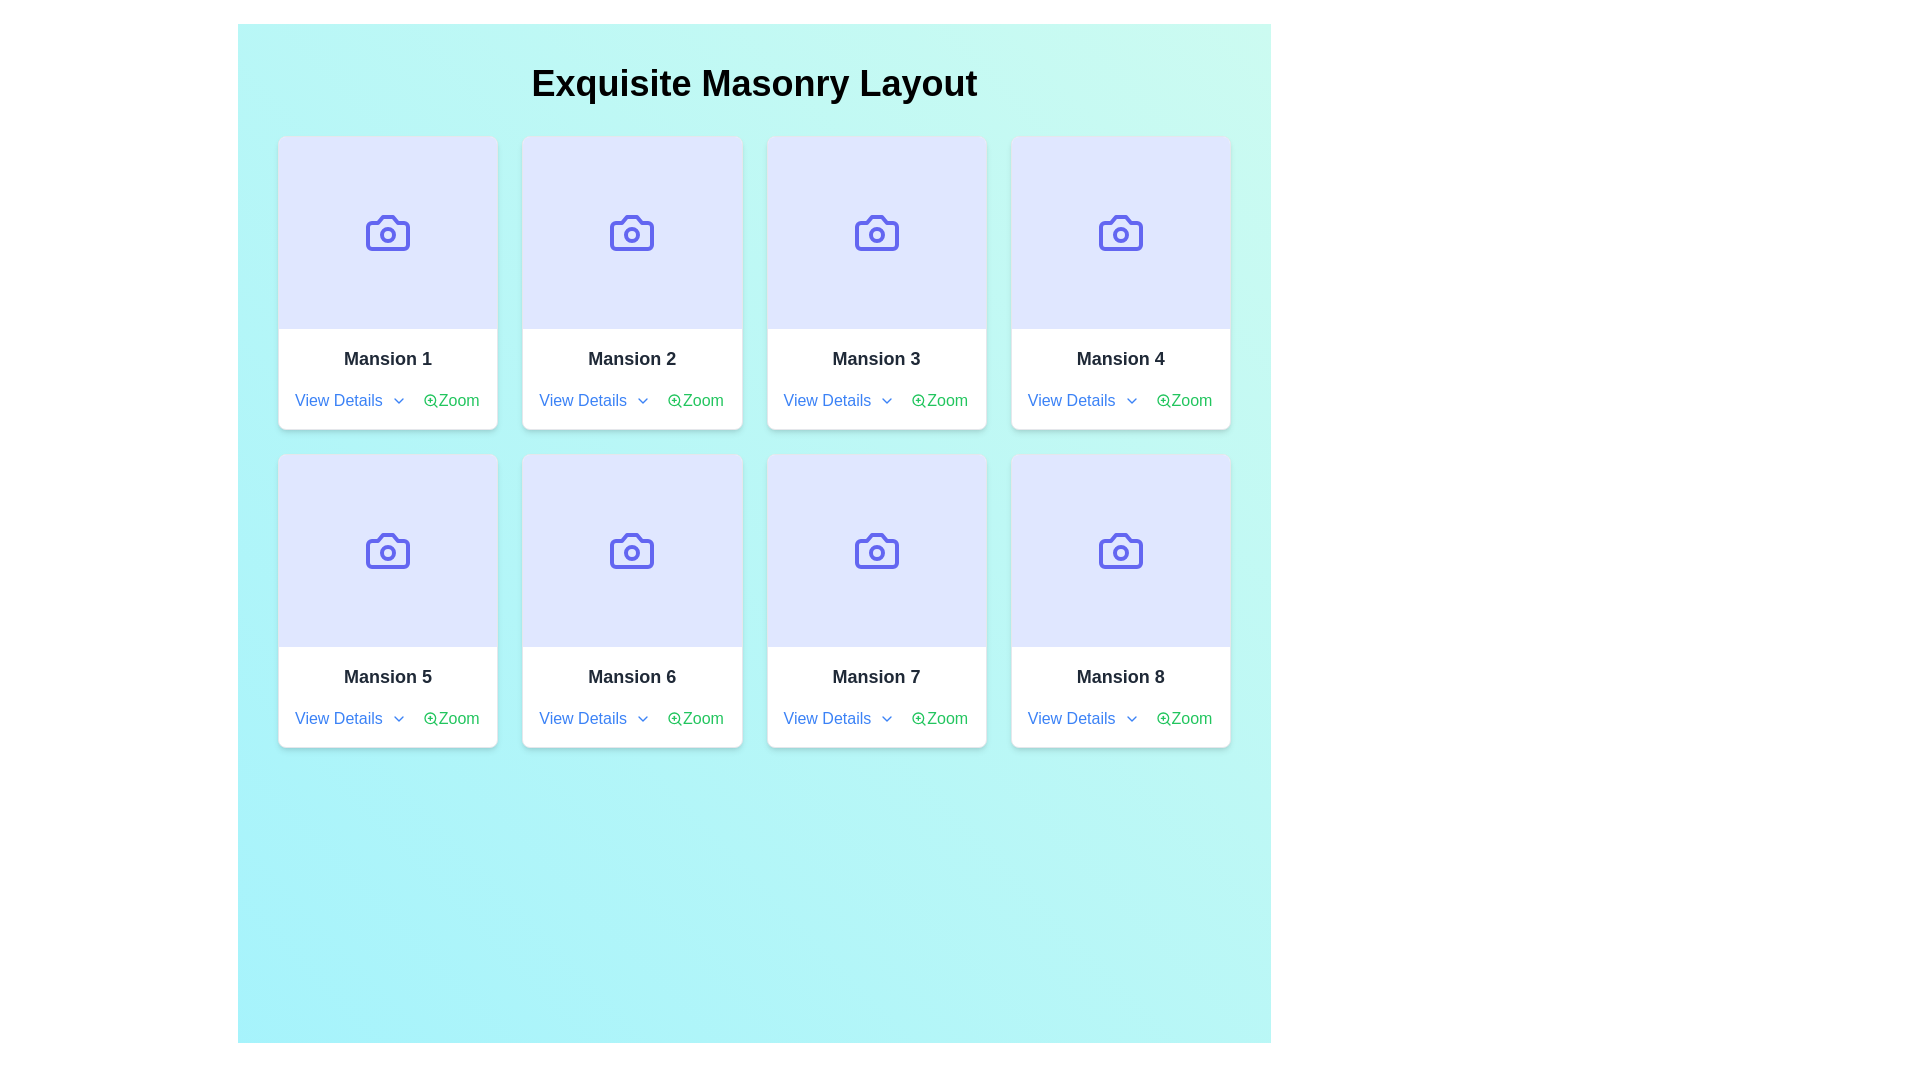 The image size is (1920, 1080). I want to click on the decorative camera icon, which is part of the card for 'Mansion 2', located in the first row of the grid layout, so click(631, 231).